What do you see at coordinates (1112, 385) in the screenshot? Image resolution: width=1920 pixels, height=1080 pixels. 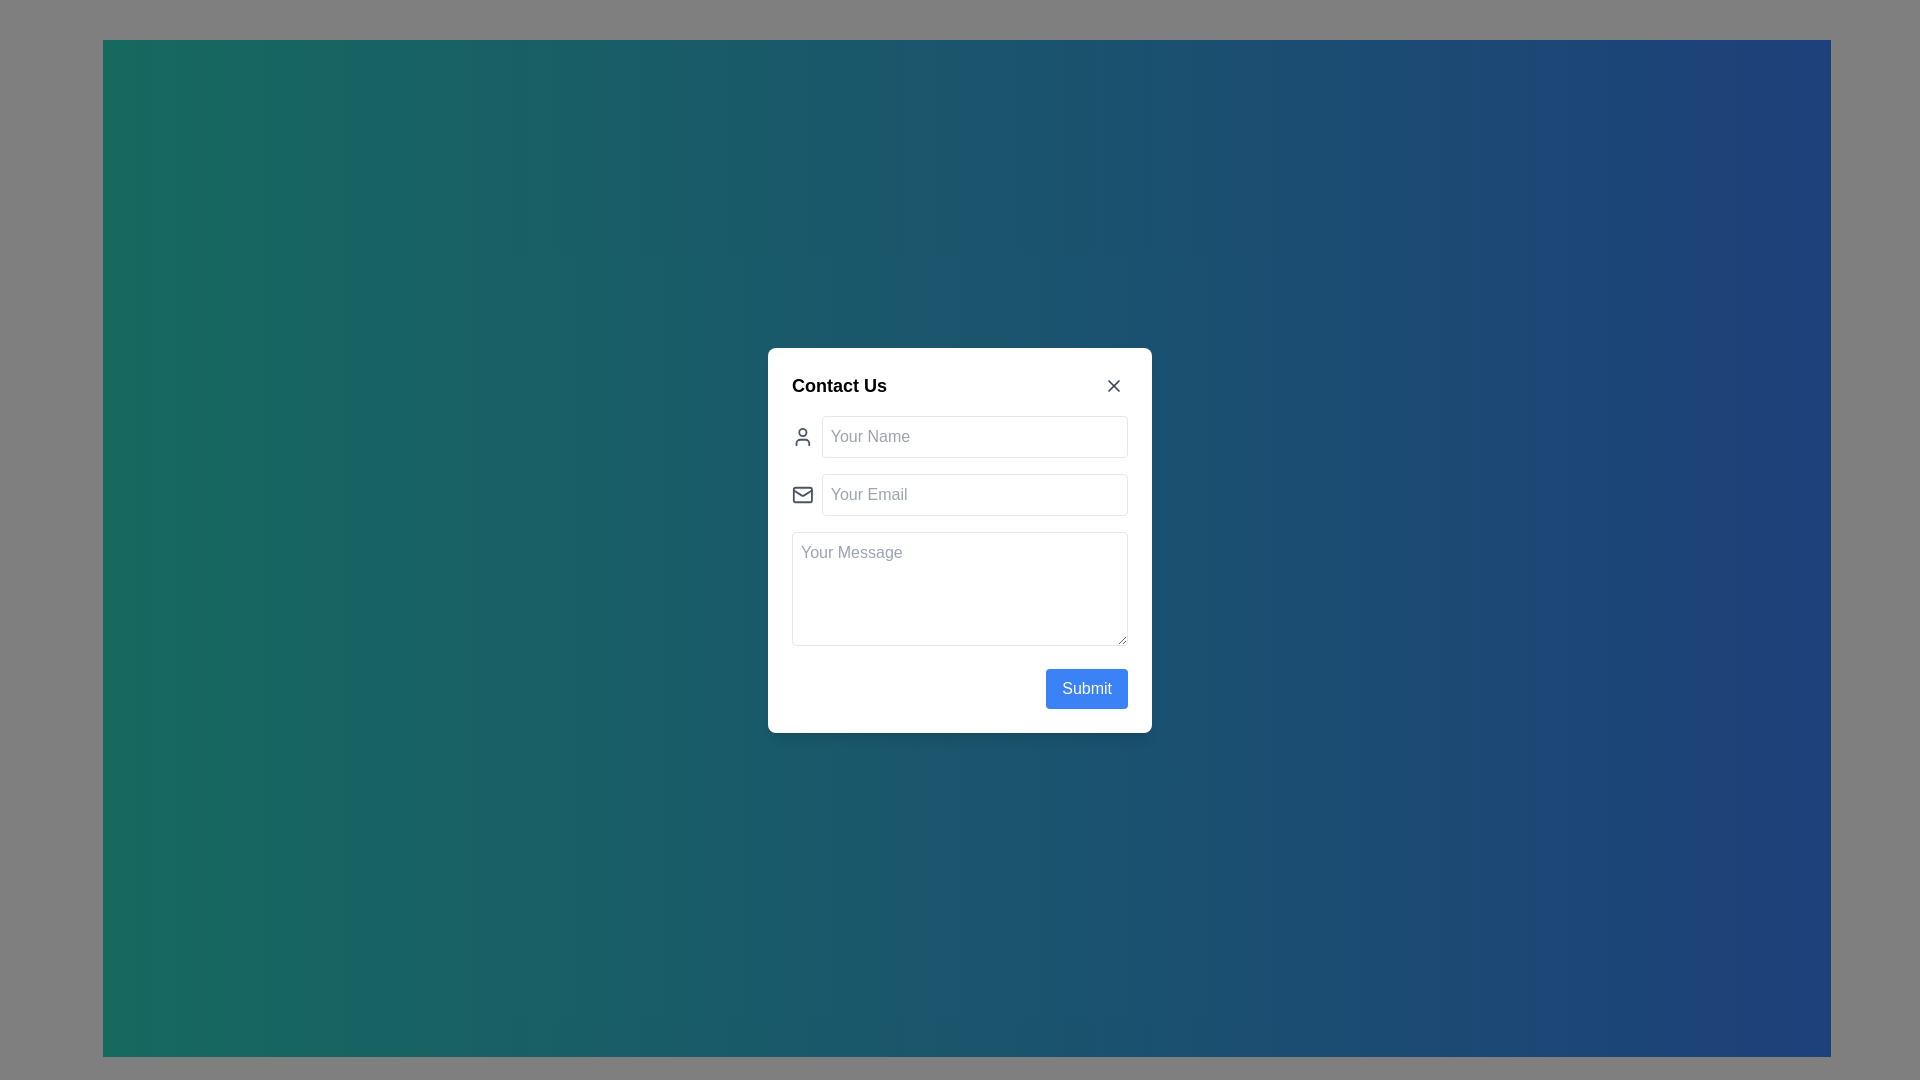 I see `the 'X' icon close button located in the top-right corner of the white dialog box` at bounding box center [1112, 385].